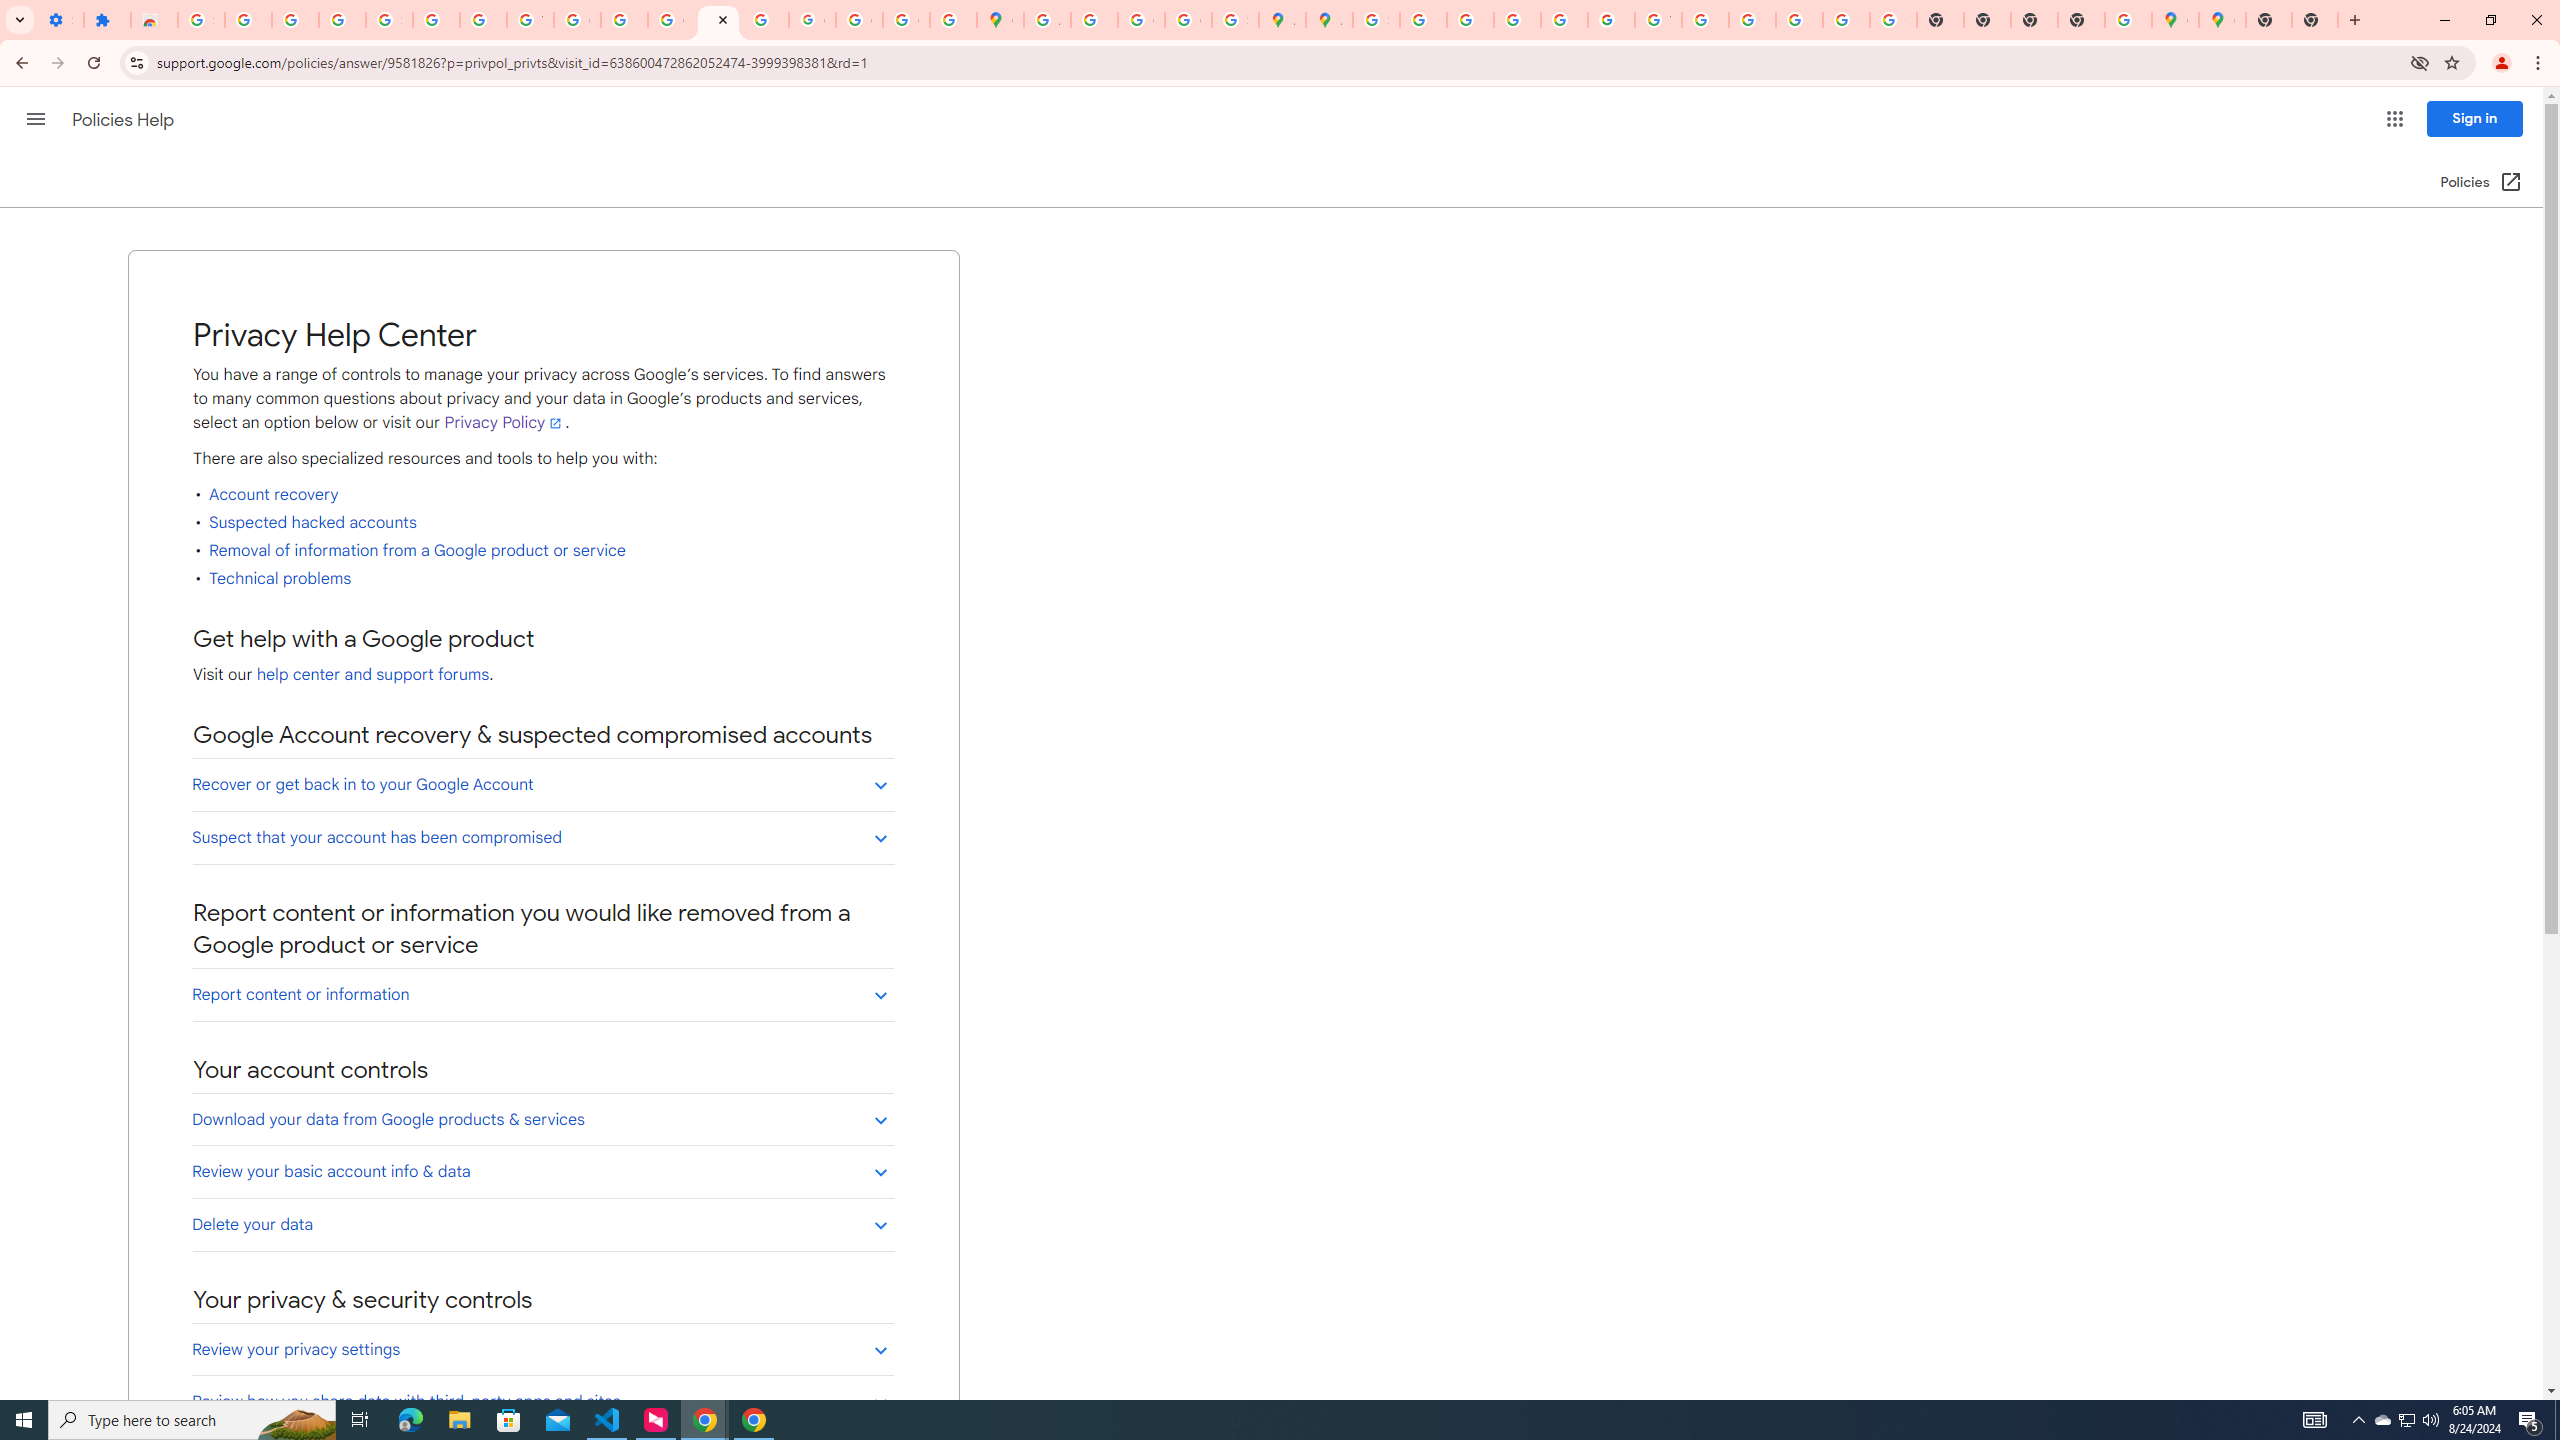 The height and width of the screenshot is (1440, 2560). I want to click on 'Suspected hacked accounts', so click(313, 521).